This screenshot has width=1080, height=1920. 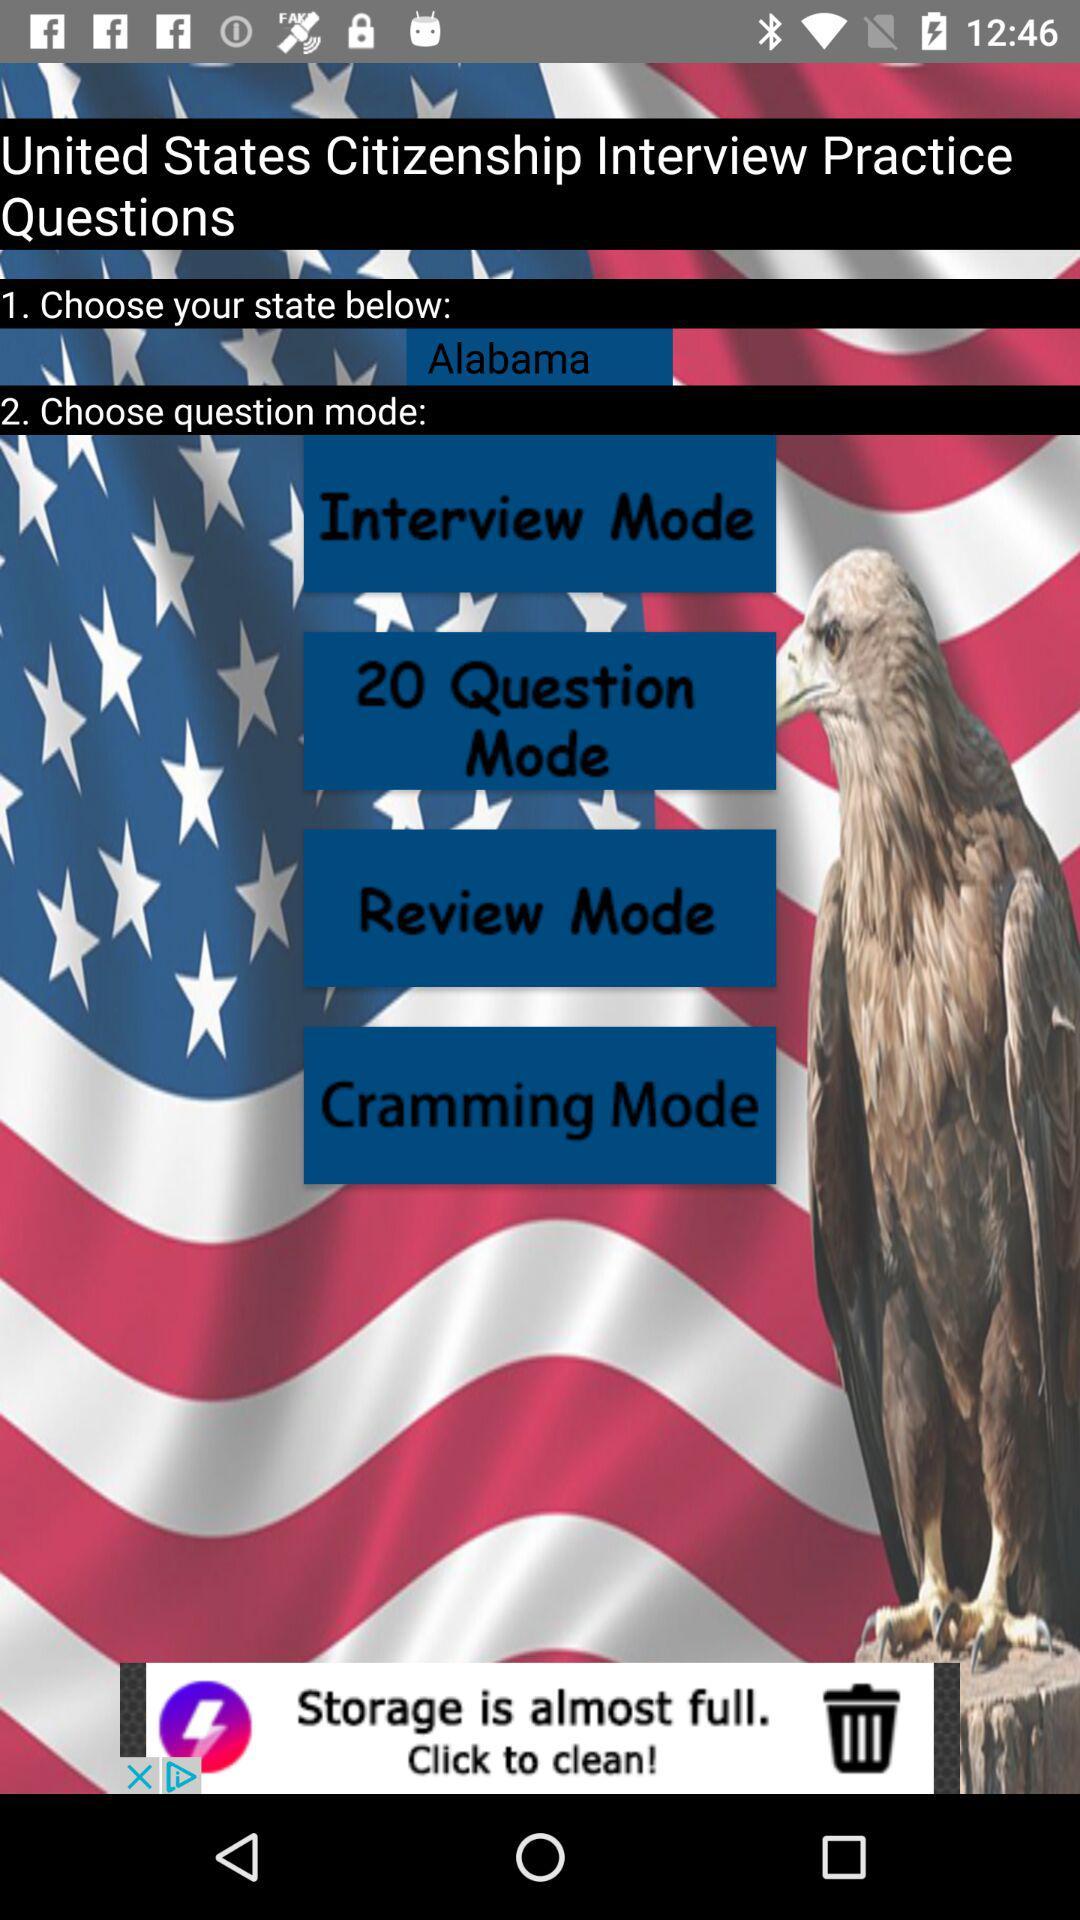 What do you see at coordinates (540, 907) in the screenshot?
I see `review mode` at bounding box center [540, 907].